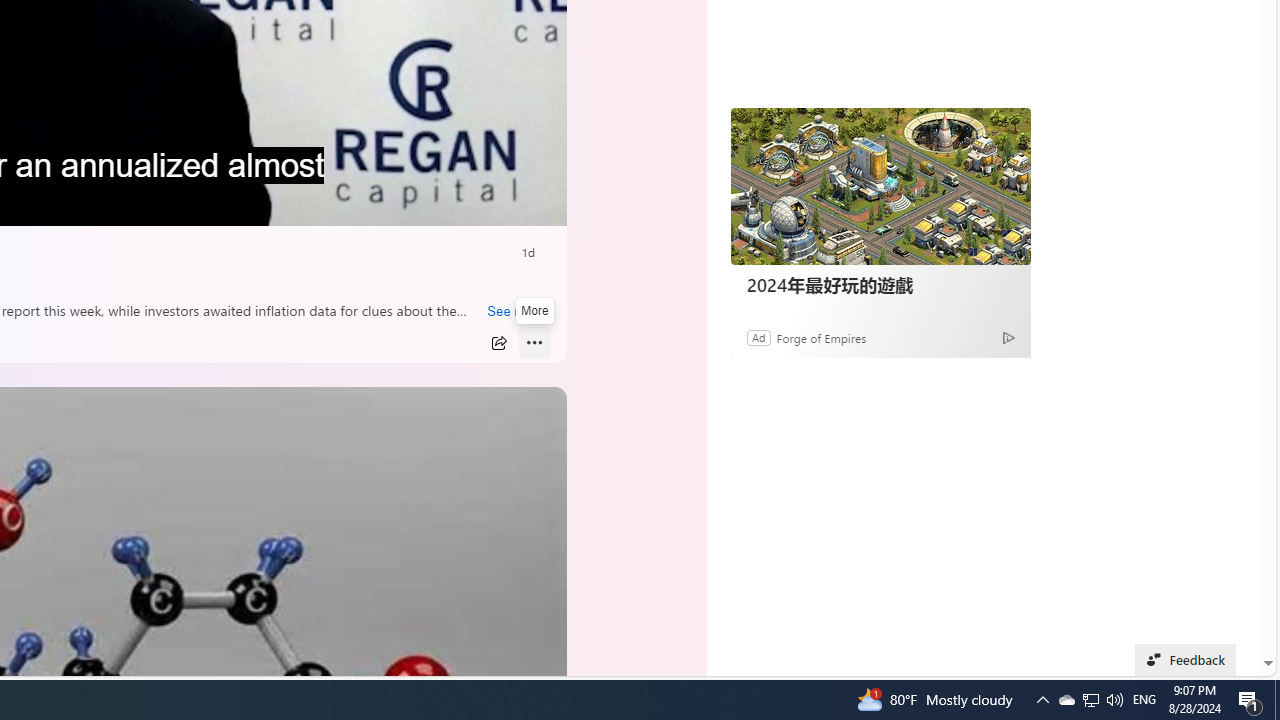  Describe the element at coordinates (498, 342) in the screenshot. I see `'Share'` at that location.